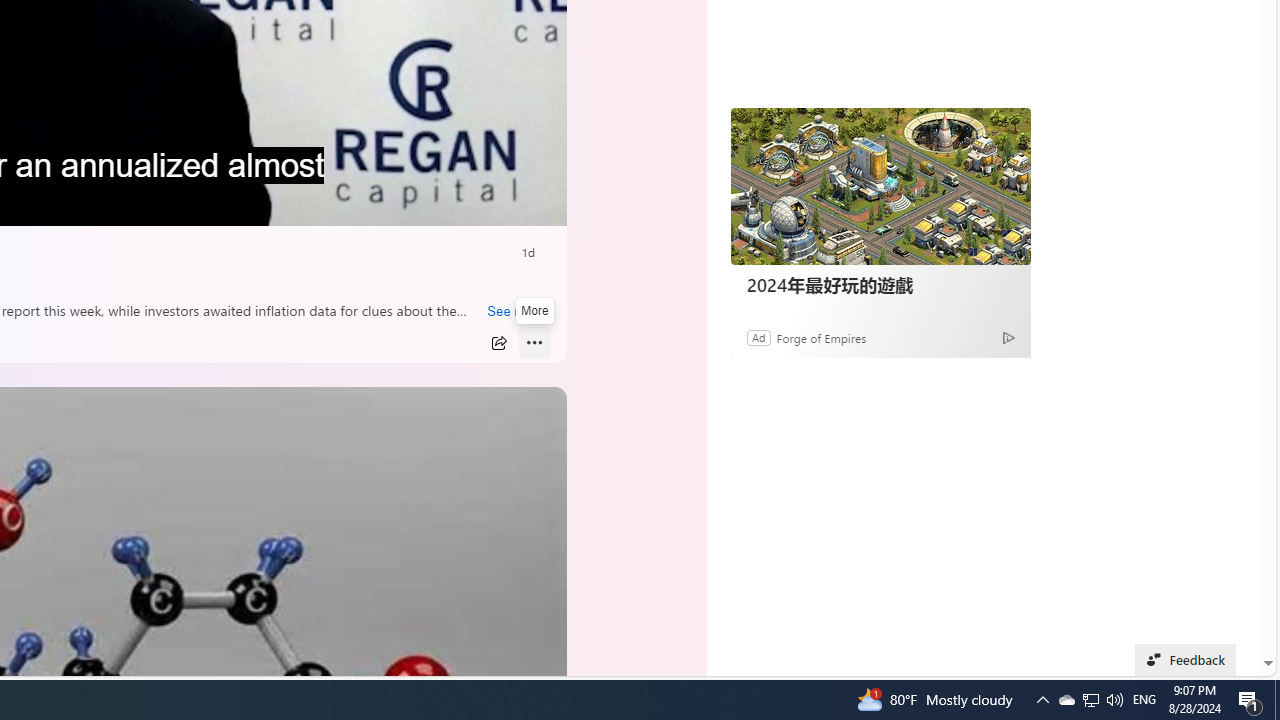  Describe the element at coordinates (498, 342) in the screenshot. I see `'Share'` at that location.